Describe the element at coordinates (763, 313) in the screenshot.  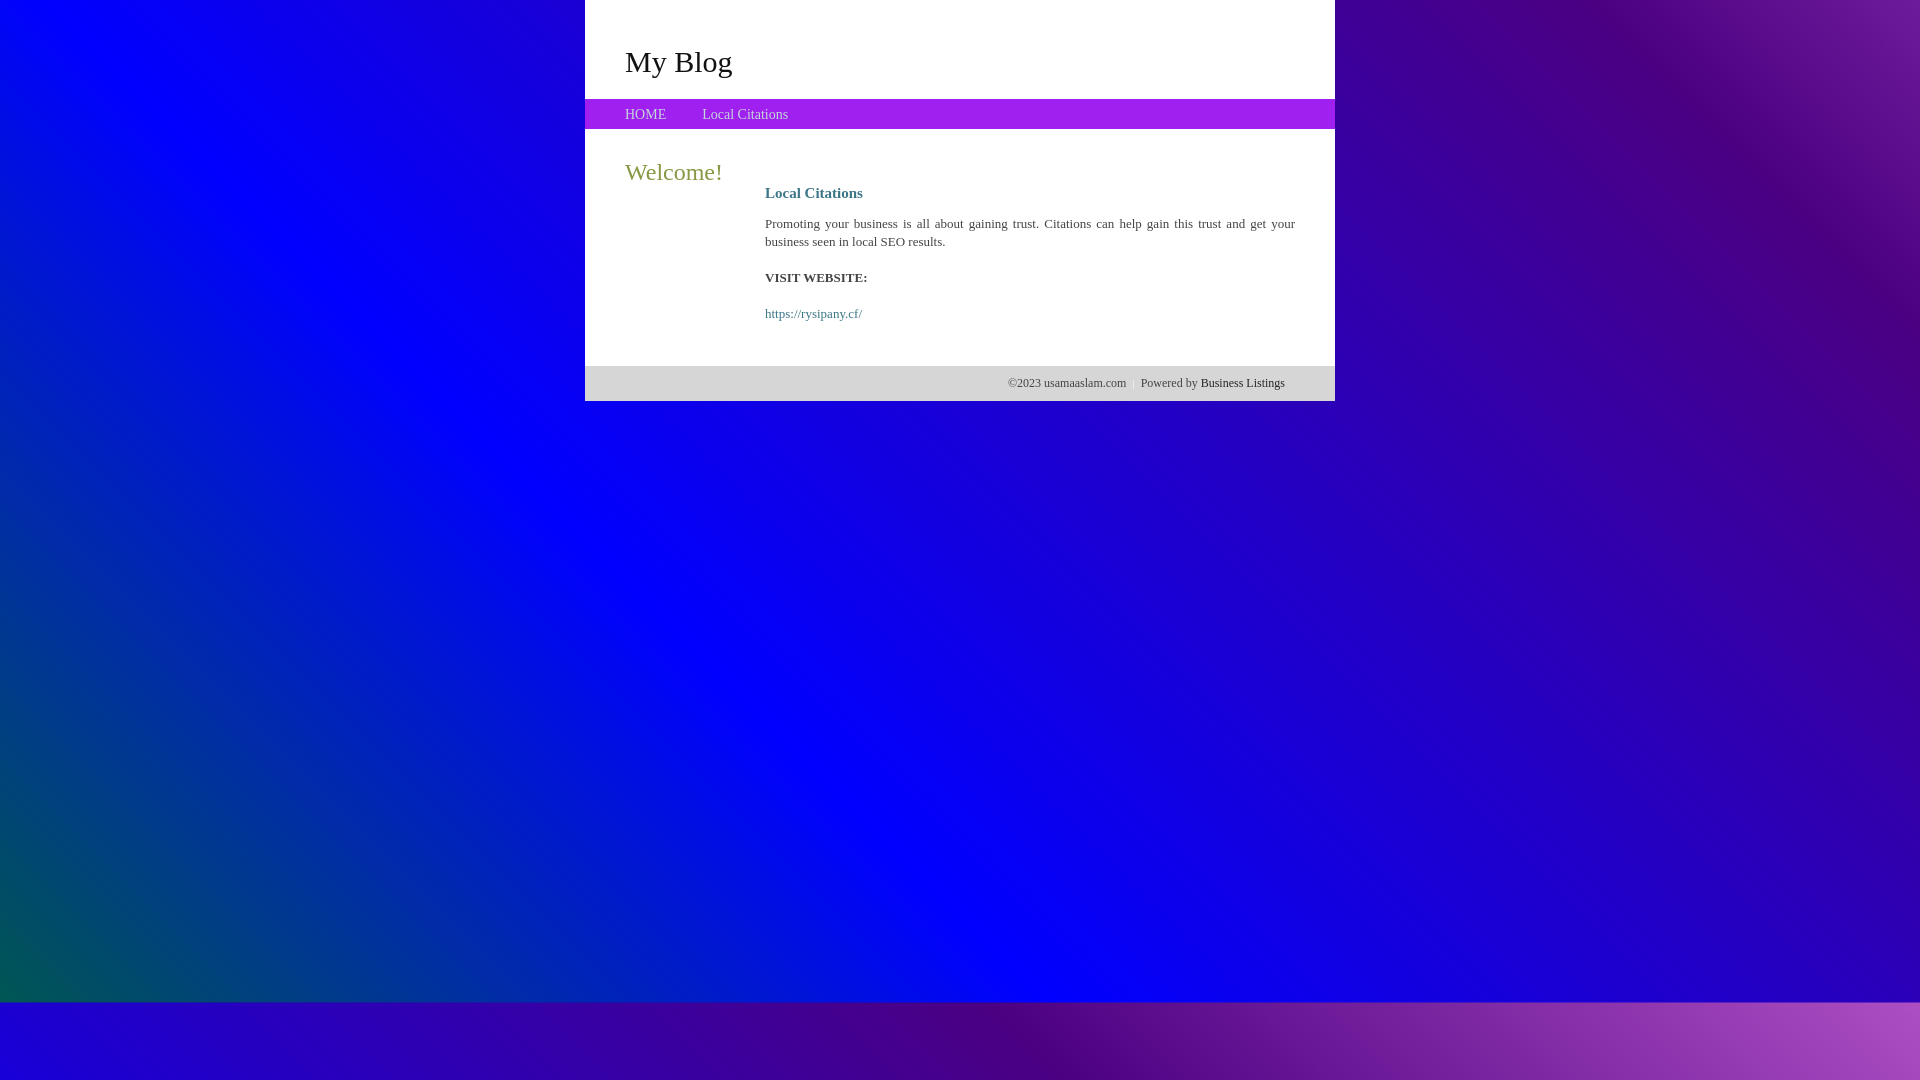
I see `'https://rysipany.cf/'` at that location.